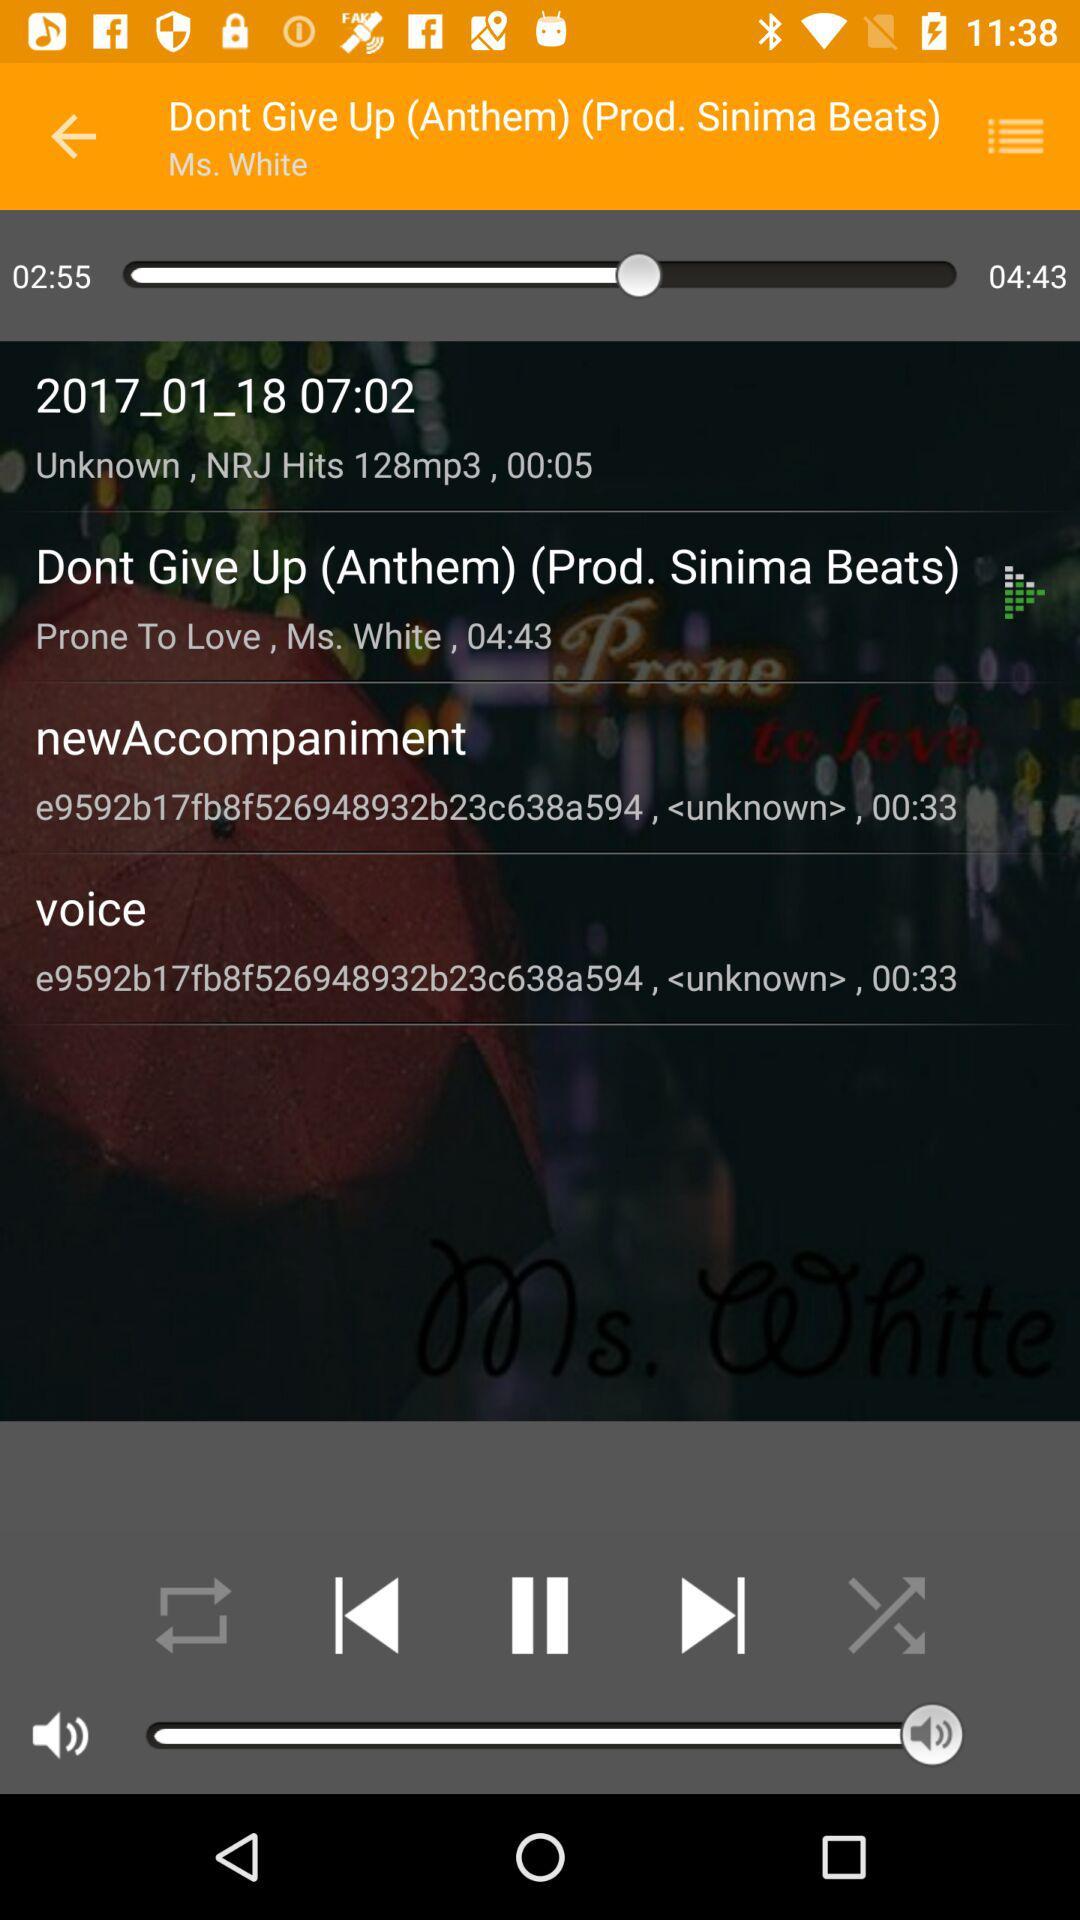 Image resolution: width=1080 pixels, height=1920 pixels. I want to click on shuffle, so click(885, 1615).